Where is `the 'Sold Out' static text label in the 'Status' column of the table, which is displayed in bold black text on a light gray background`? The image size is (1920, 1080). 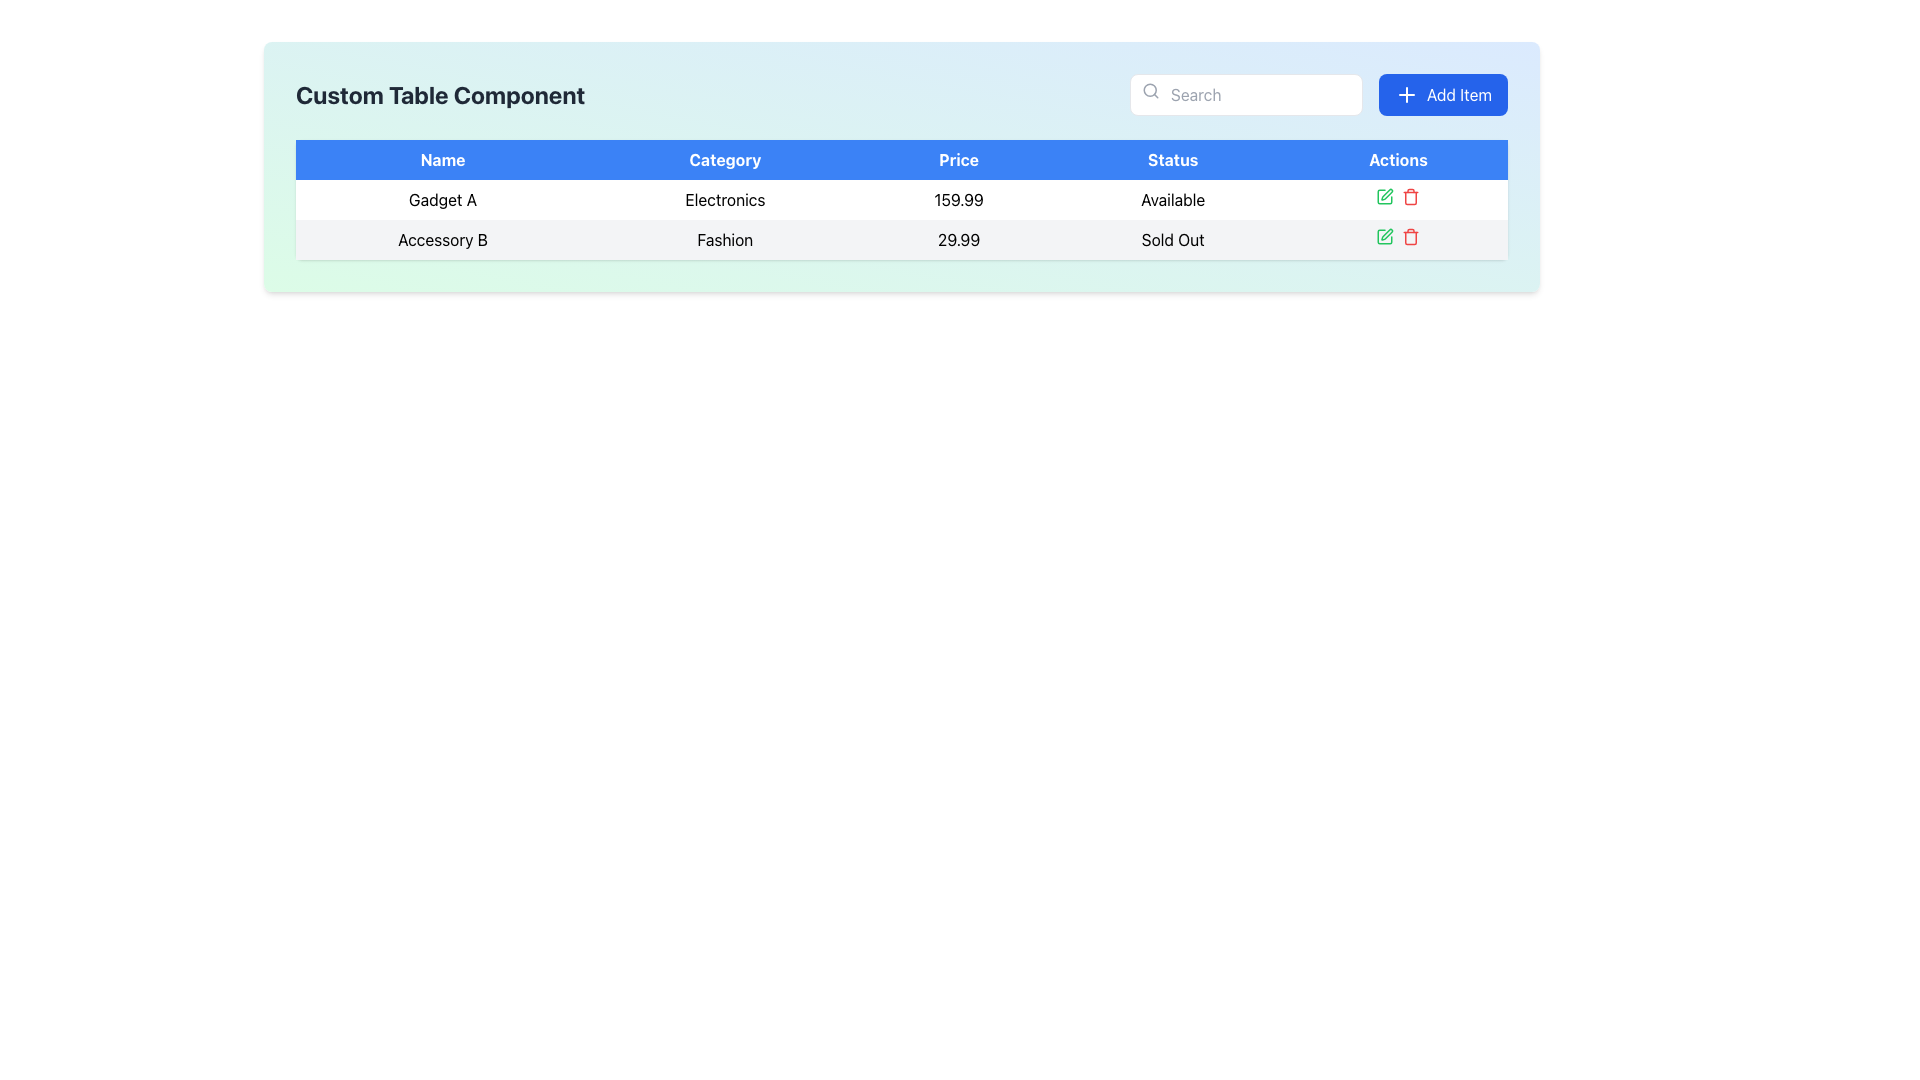 the 'Sold Out' static text label in the 'Status' column of the table, which is displayed in bold black text on a light gray background is located at coordinates (1173, 238).